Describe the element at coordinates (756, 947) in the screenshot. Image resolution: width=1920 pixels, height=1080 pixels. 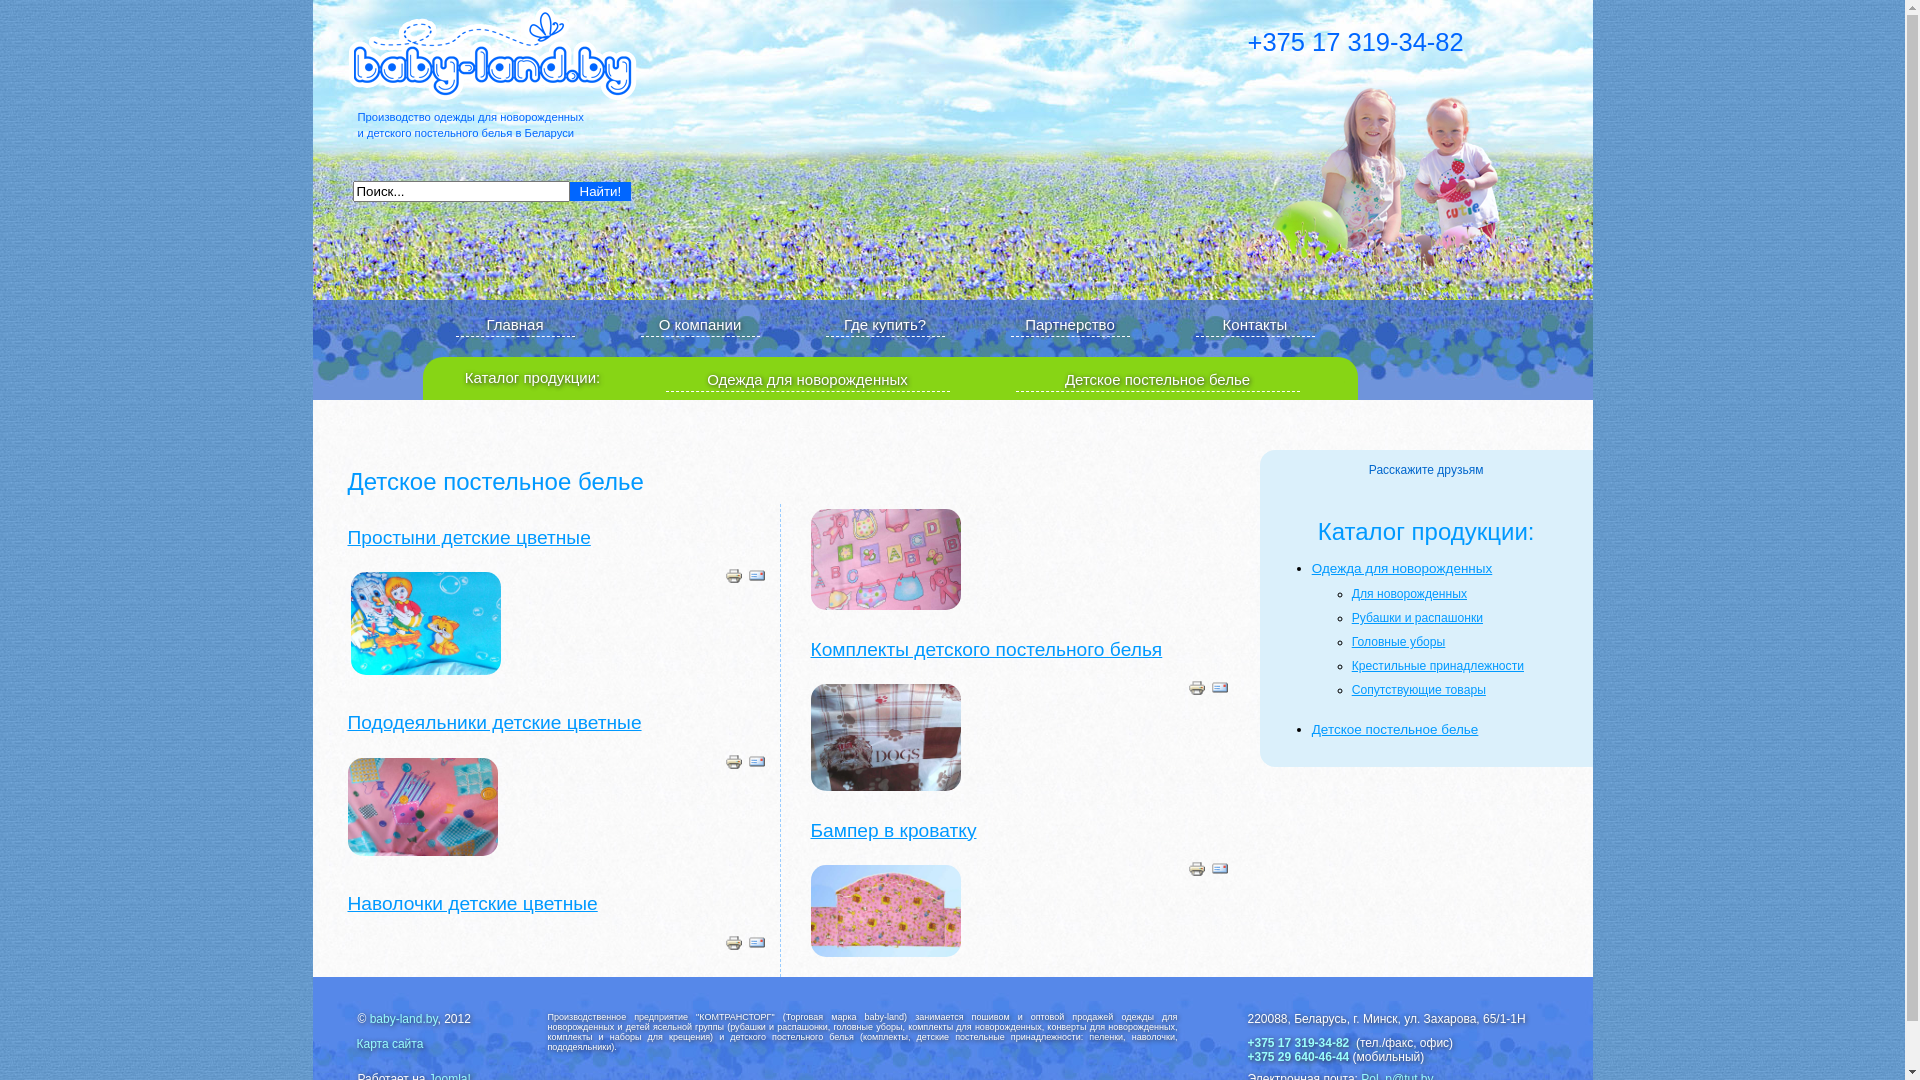
I see `'E-mail'` at that location.